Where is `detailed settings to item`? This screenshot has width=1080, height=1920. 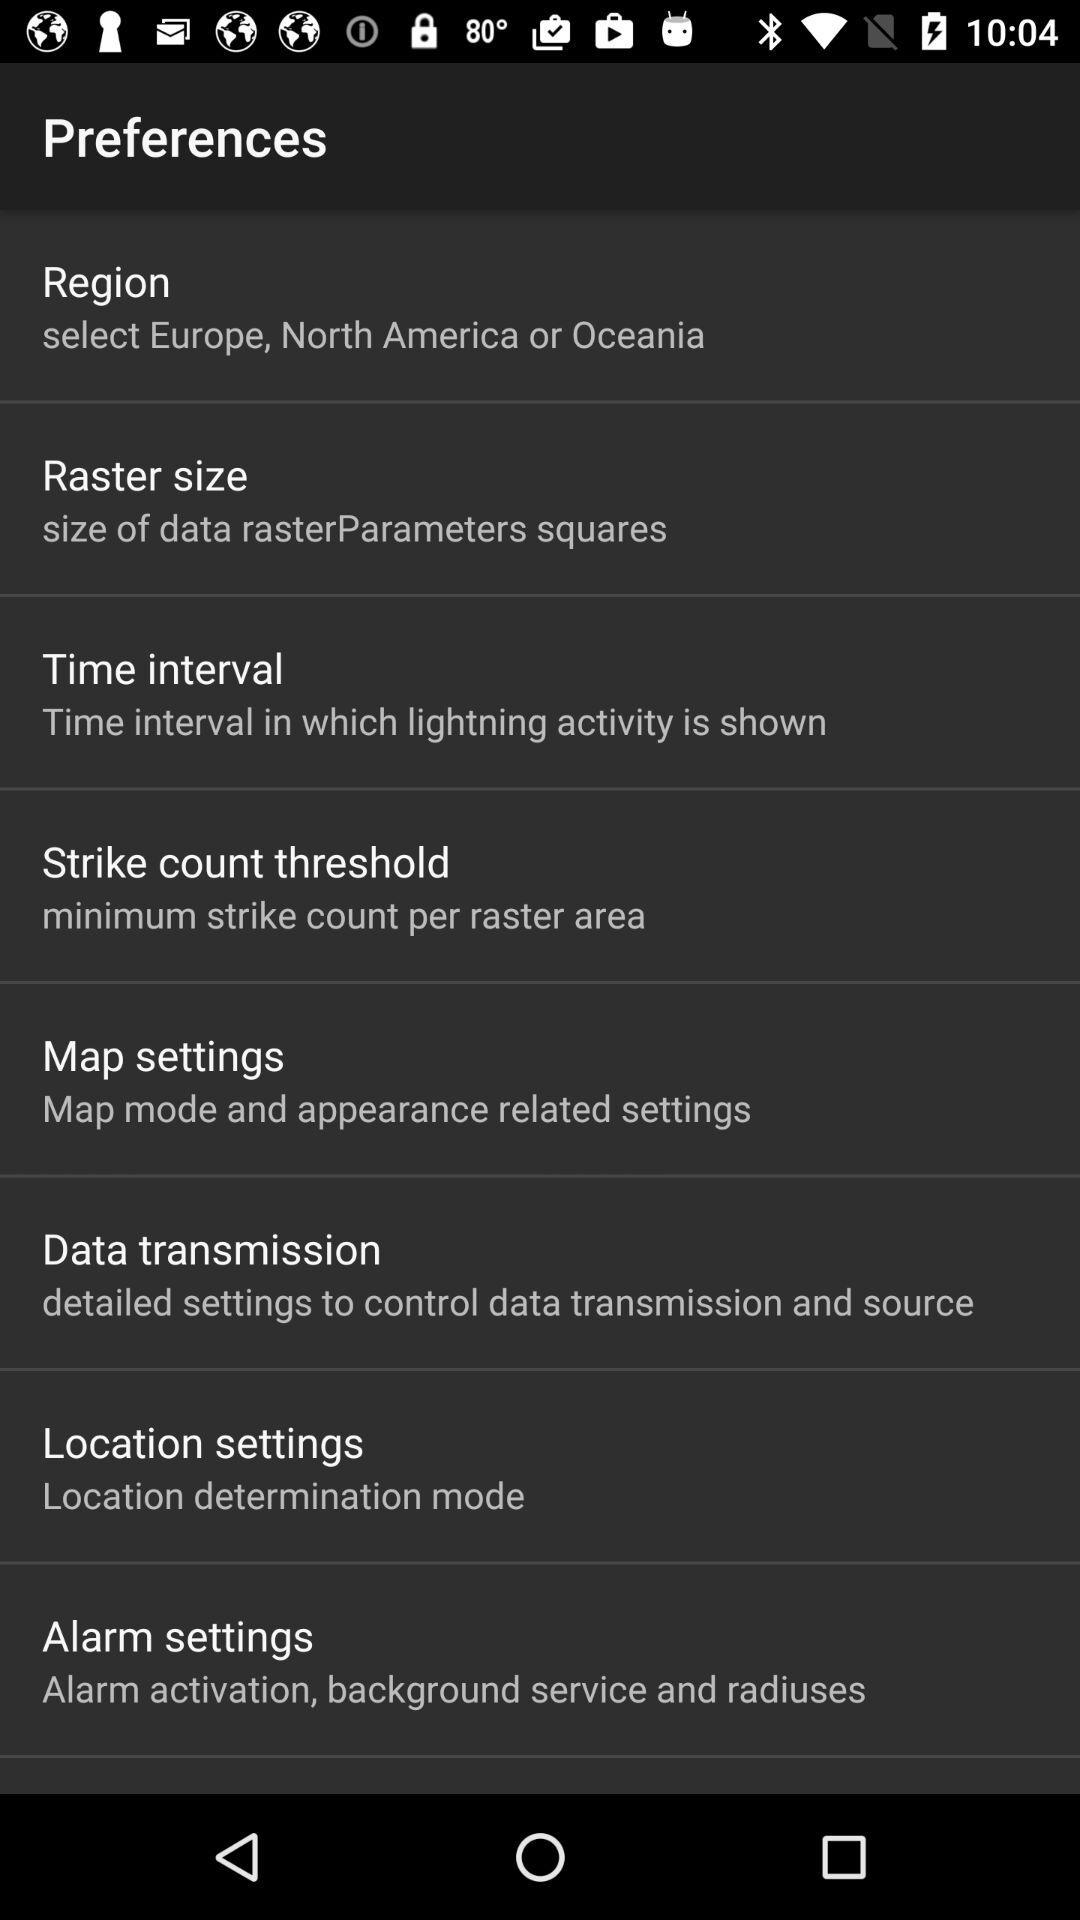 detailed settings to item is located at coordinates (507, 1301).